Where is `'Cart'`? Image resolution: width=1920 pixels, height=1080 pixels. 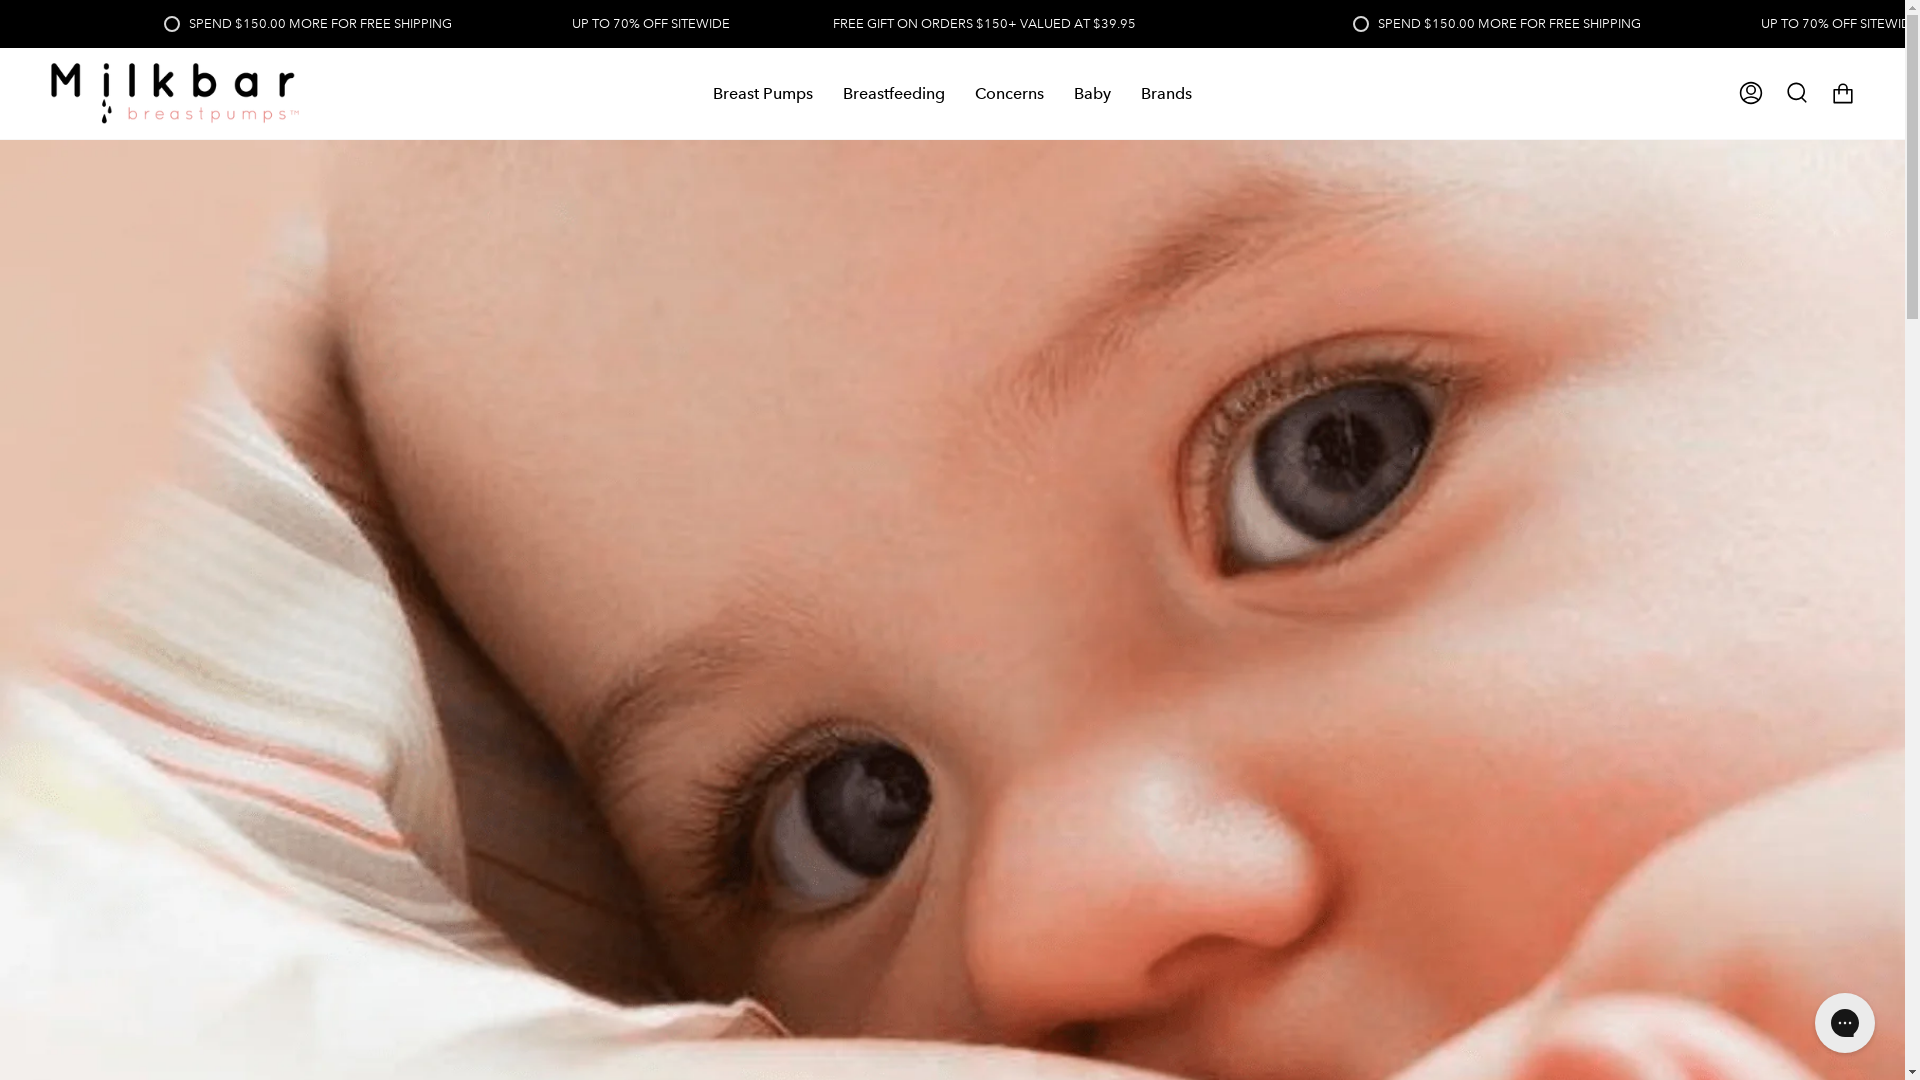 'Cart' is located at coordinates (1842, 93).